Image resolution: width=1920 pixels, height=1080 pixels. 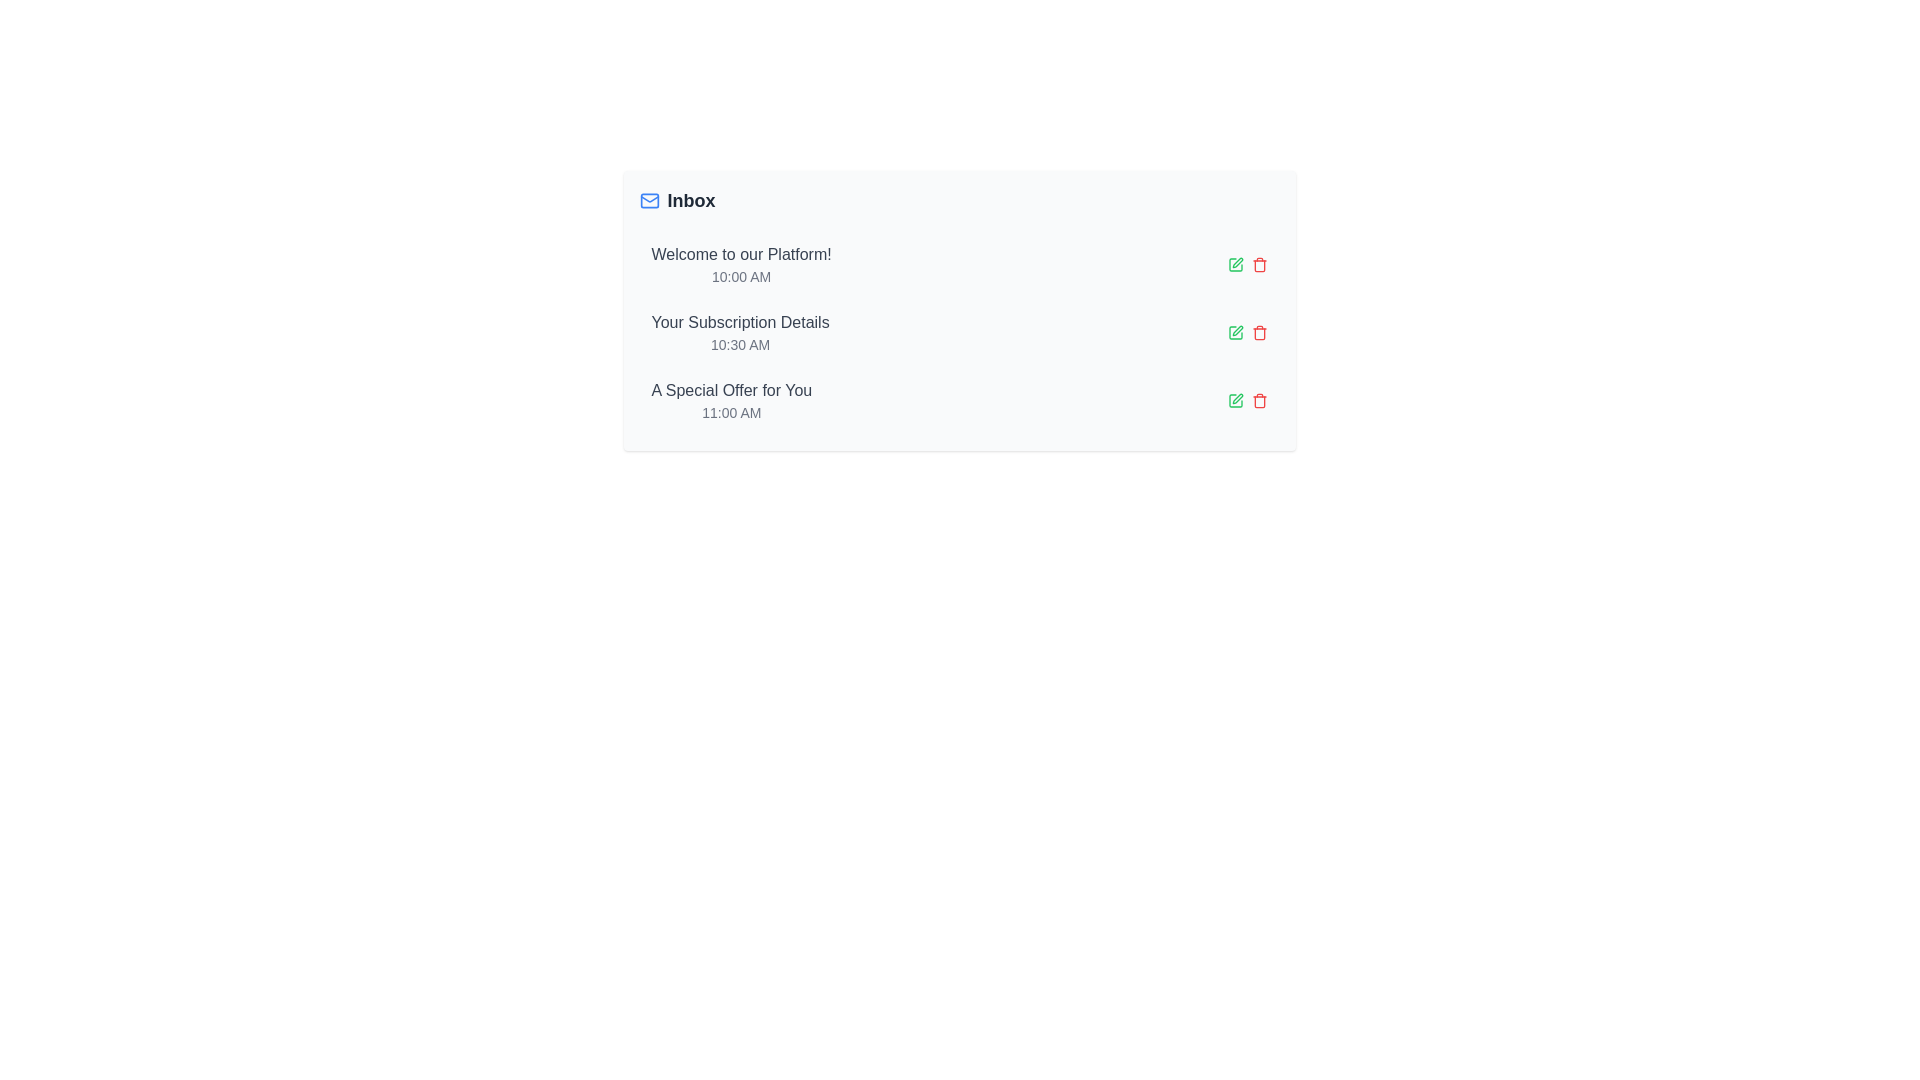 What do you see at coordinates (1236, 398) in the screenshot?
I see `the green pencil-shaped icon located in the upper-right section of its group` at bounding box center [1236, 398].